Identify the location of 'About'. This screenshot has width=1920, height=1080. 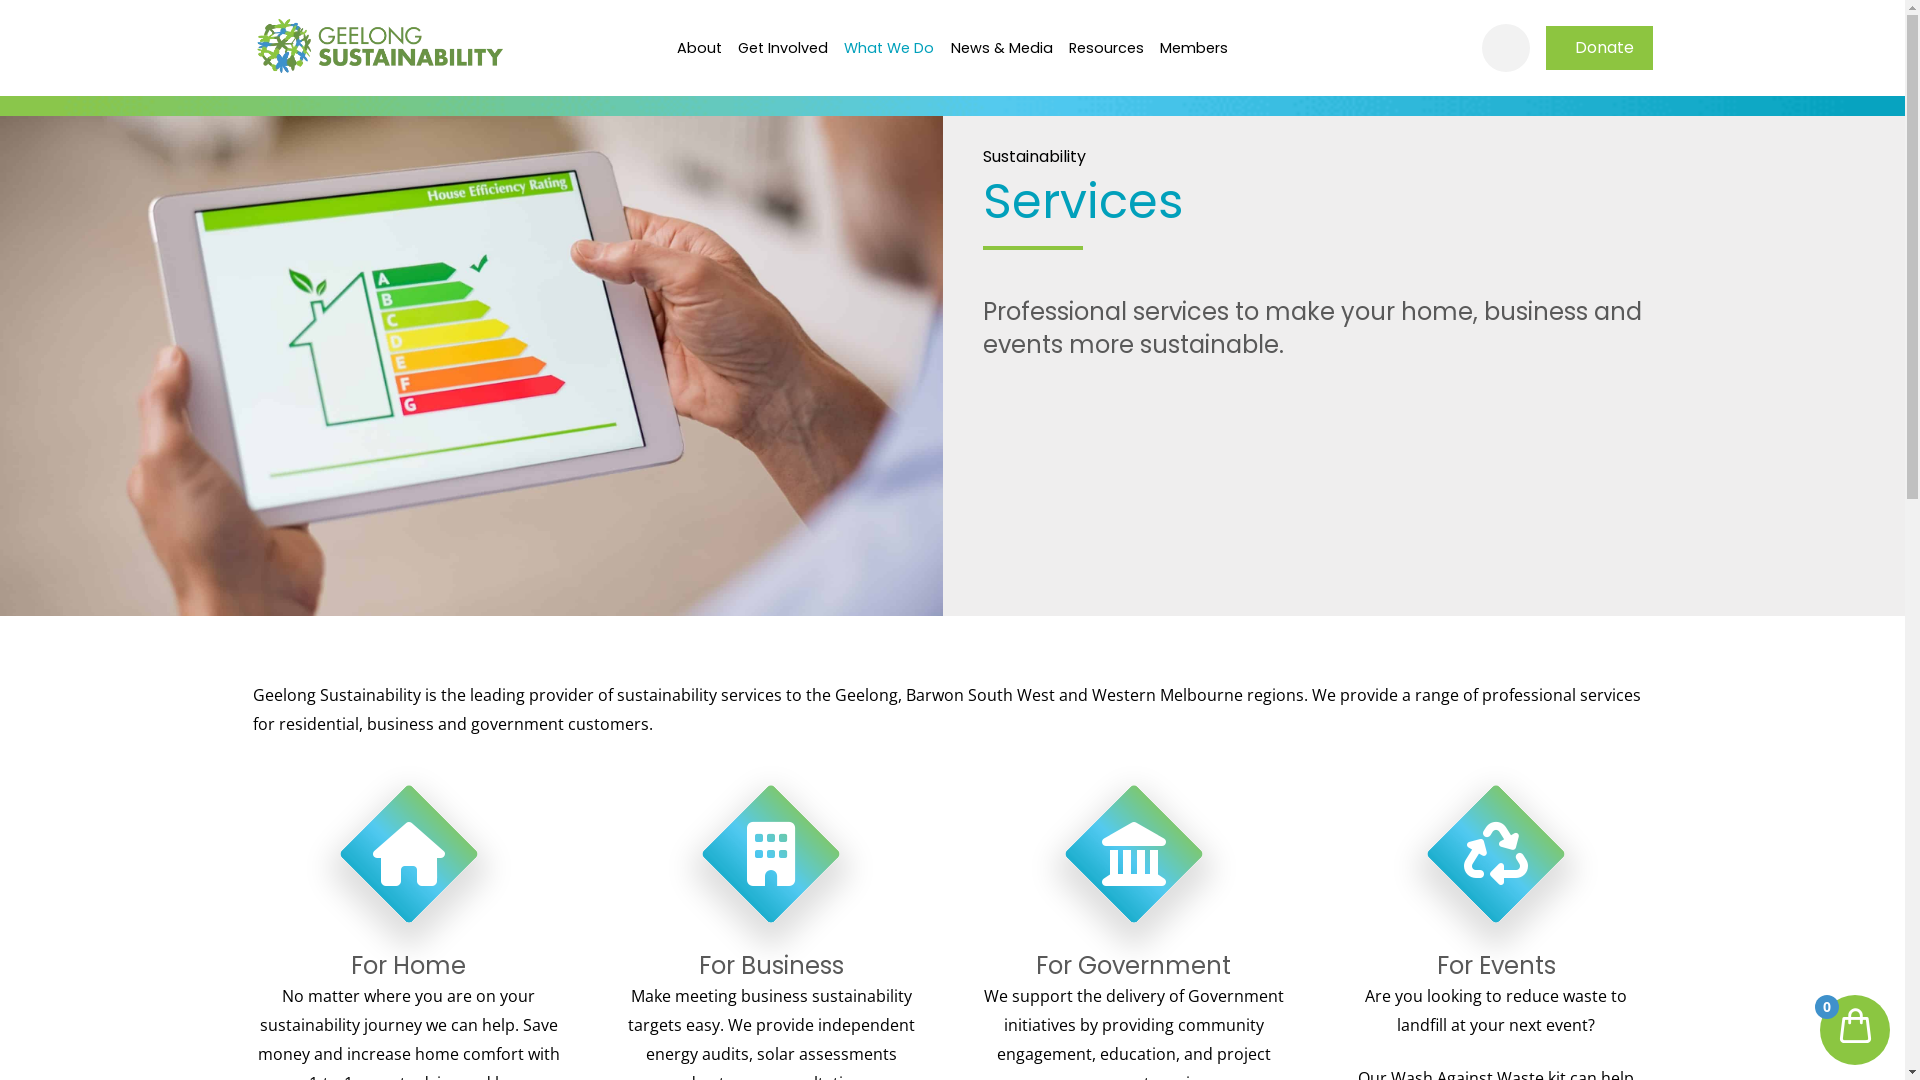
(698, 46).